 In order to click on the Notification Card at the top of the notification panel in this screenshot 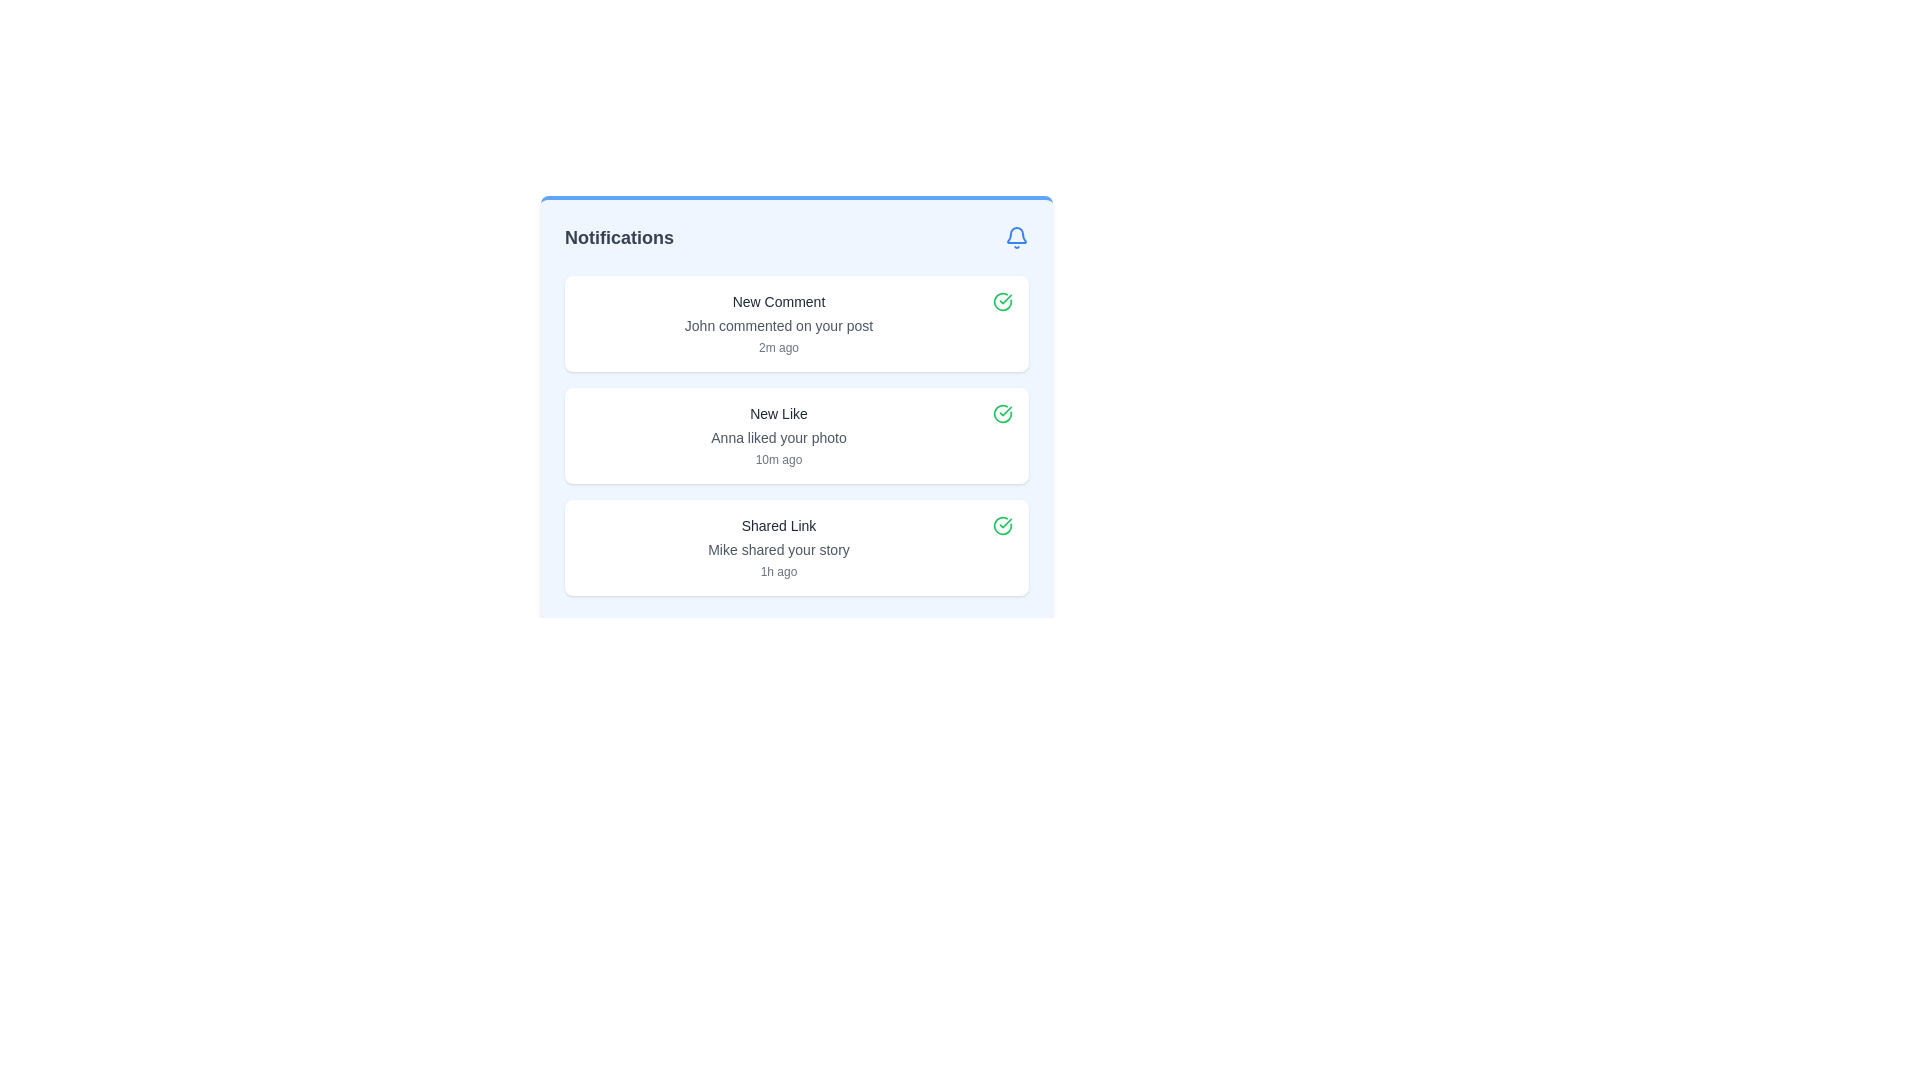, I will do `click(795, 323)`.